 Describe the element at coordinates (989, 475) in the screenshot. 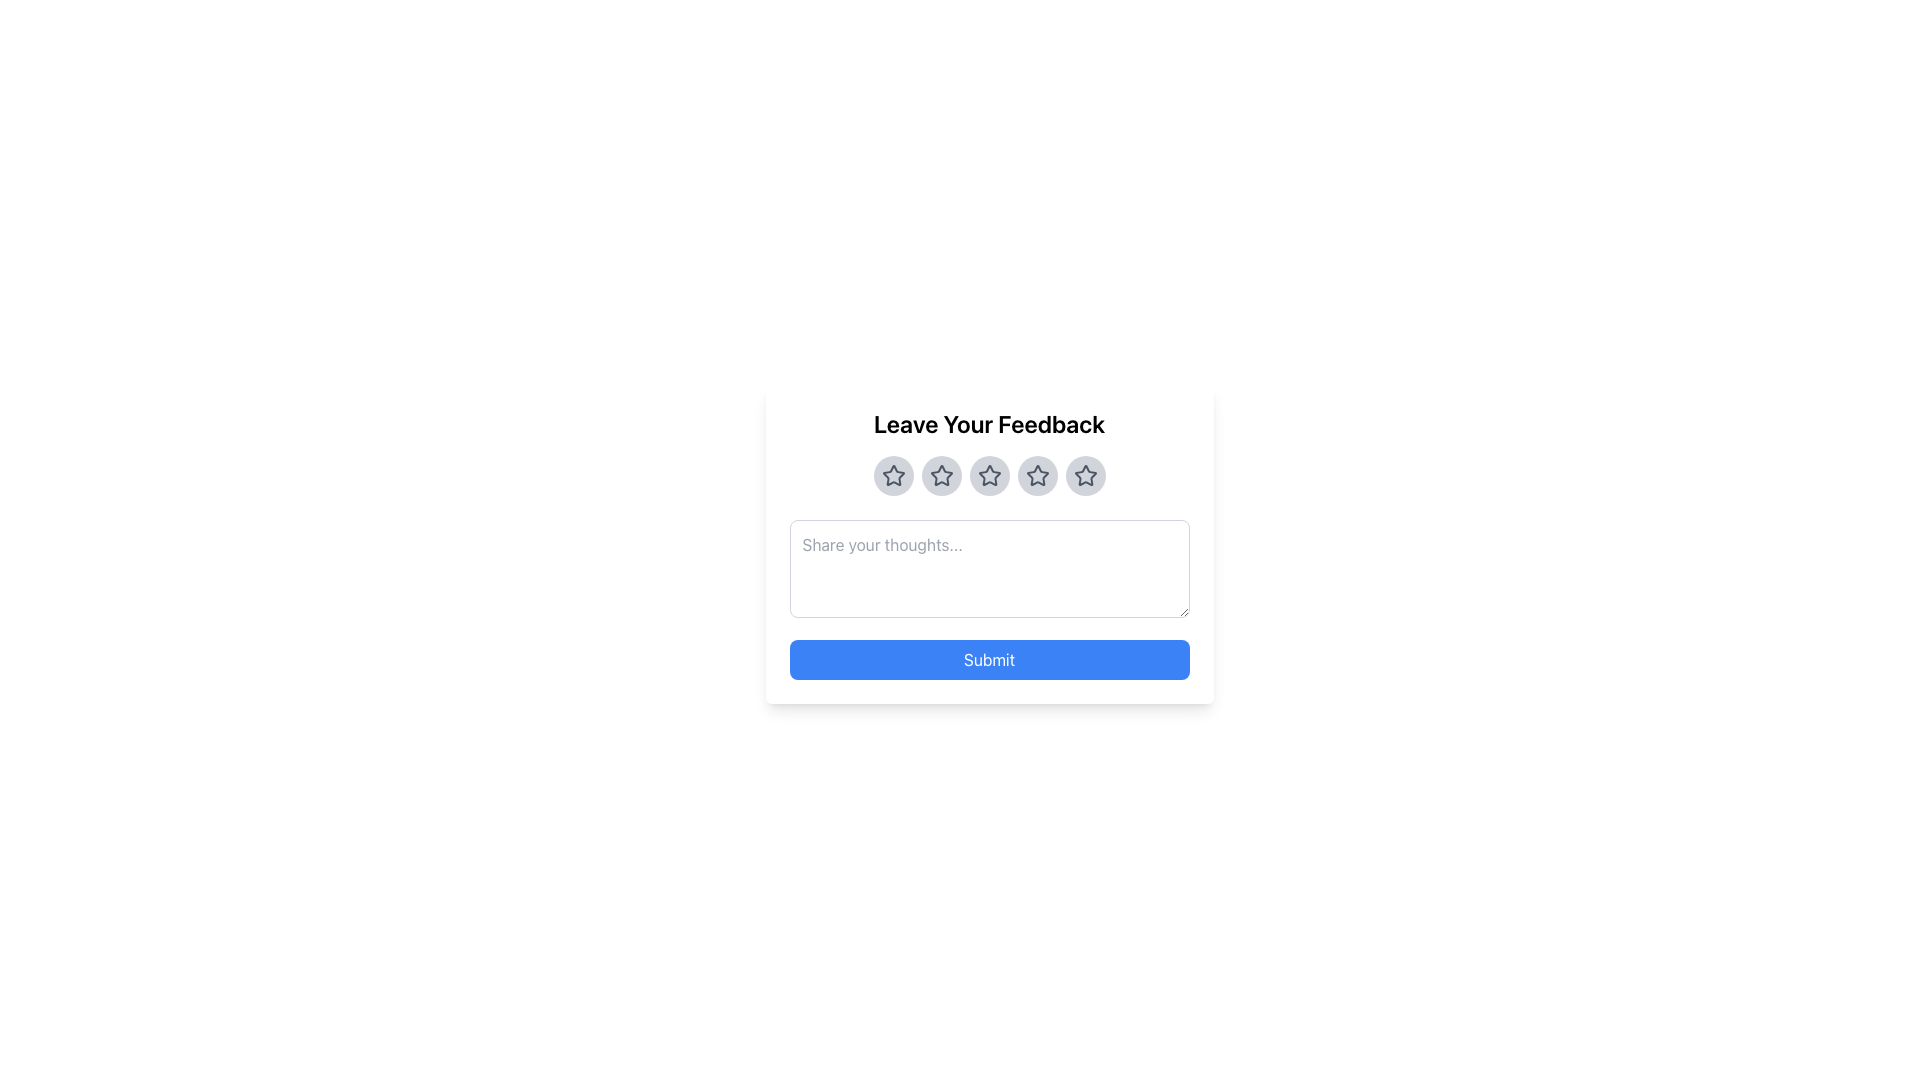

I see `the third star icon in the rating section` at that location.